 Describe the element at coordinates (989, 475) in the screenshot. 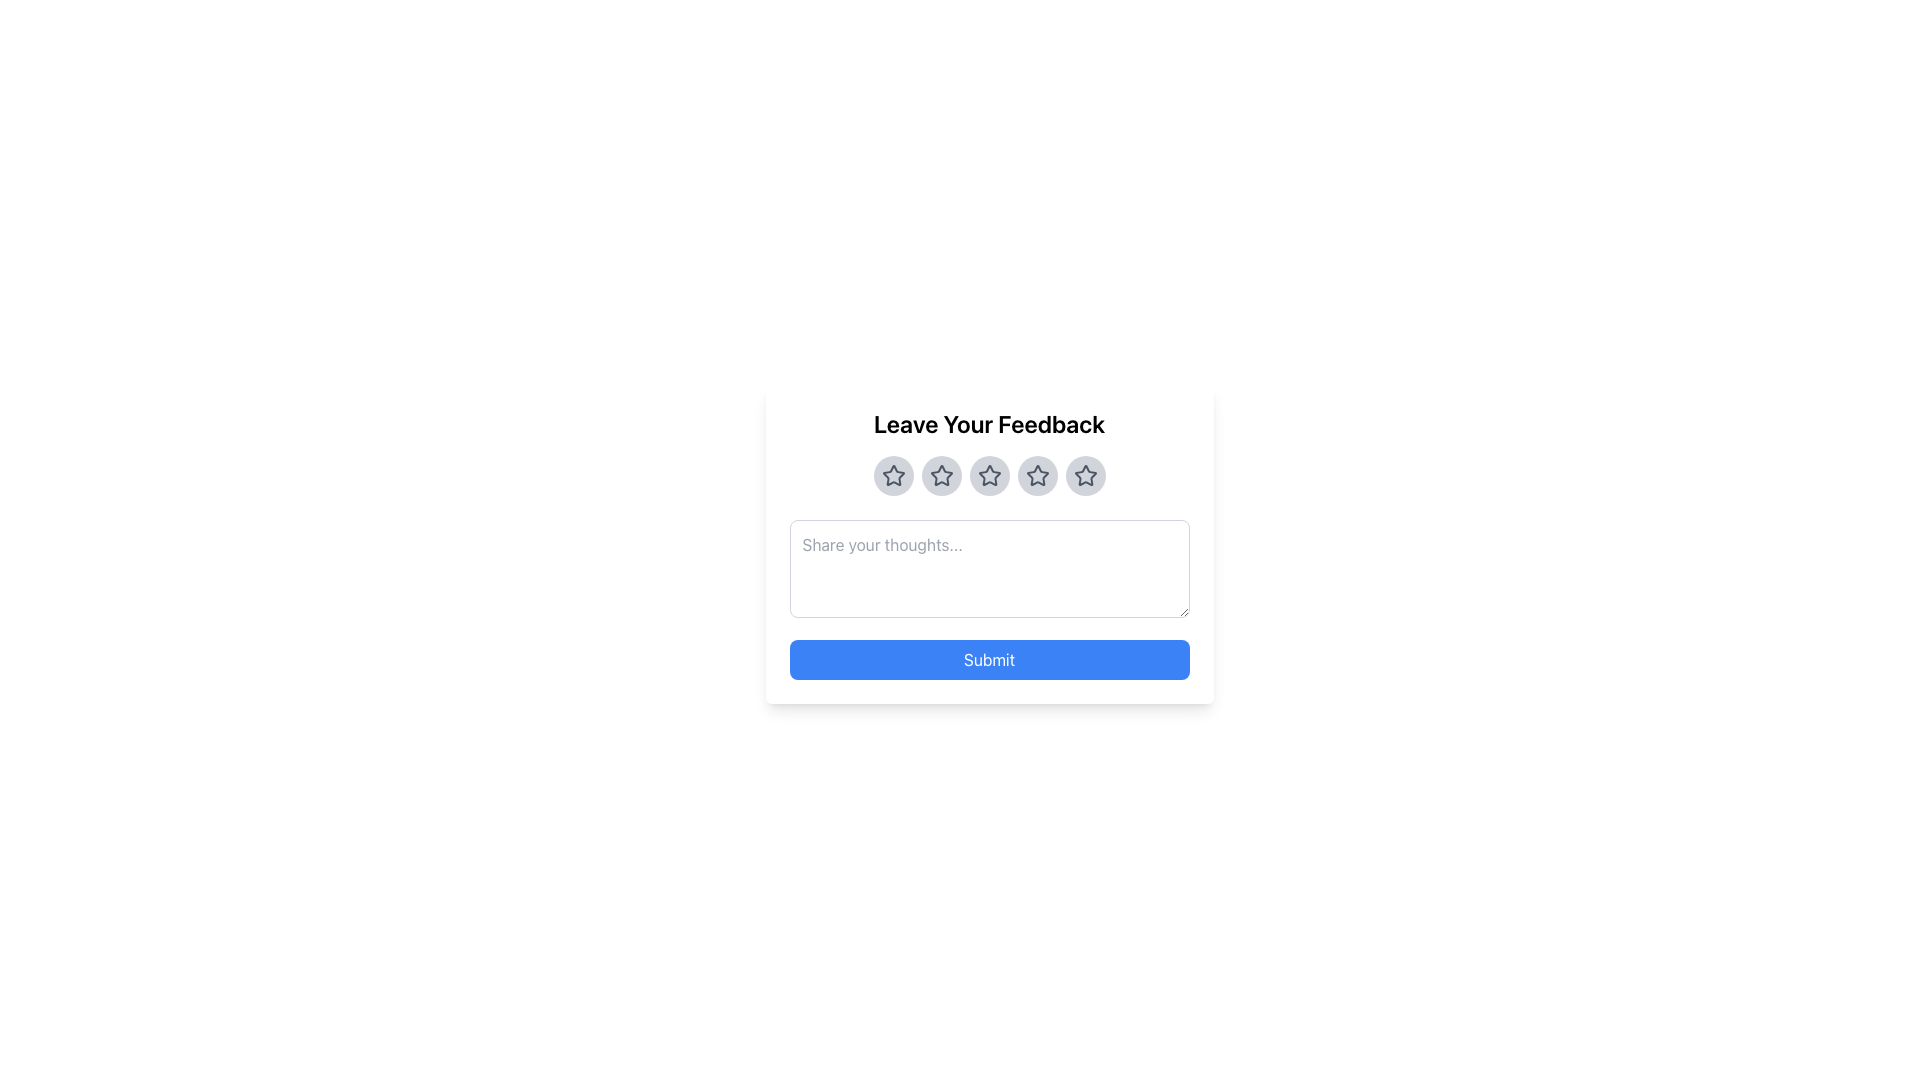

I see `the third star icon in the rating section` at that location.